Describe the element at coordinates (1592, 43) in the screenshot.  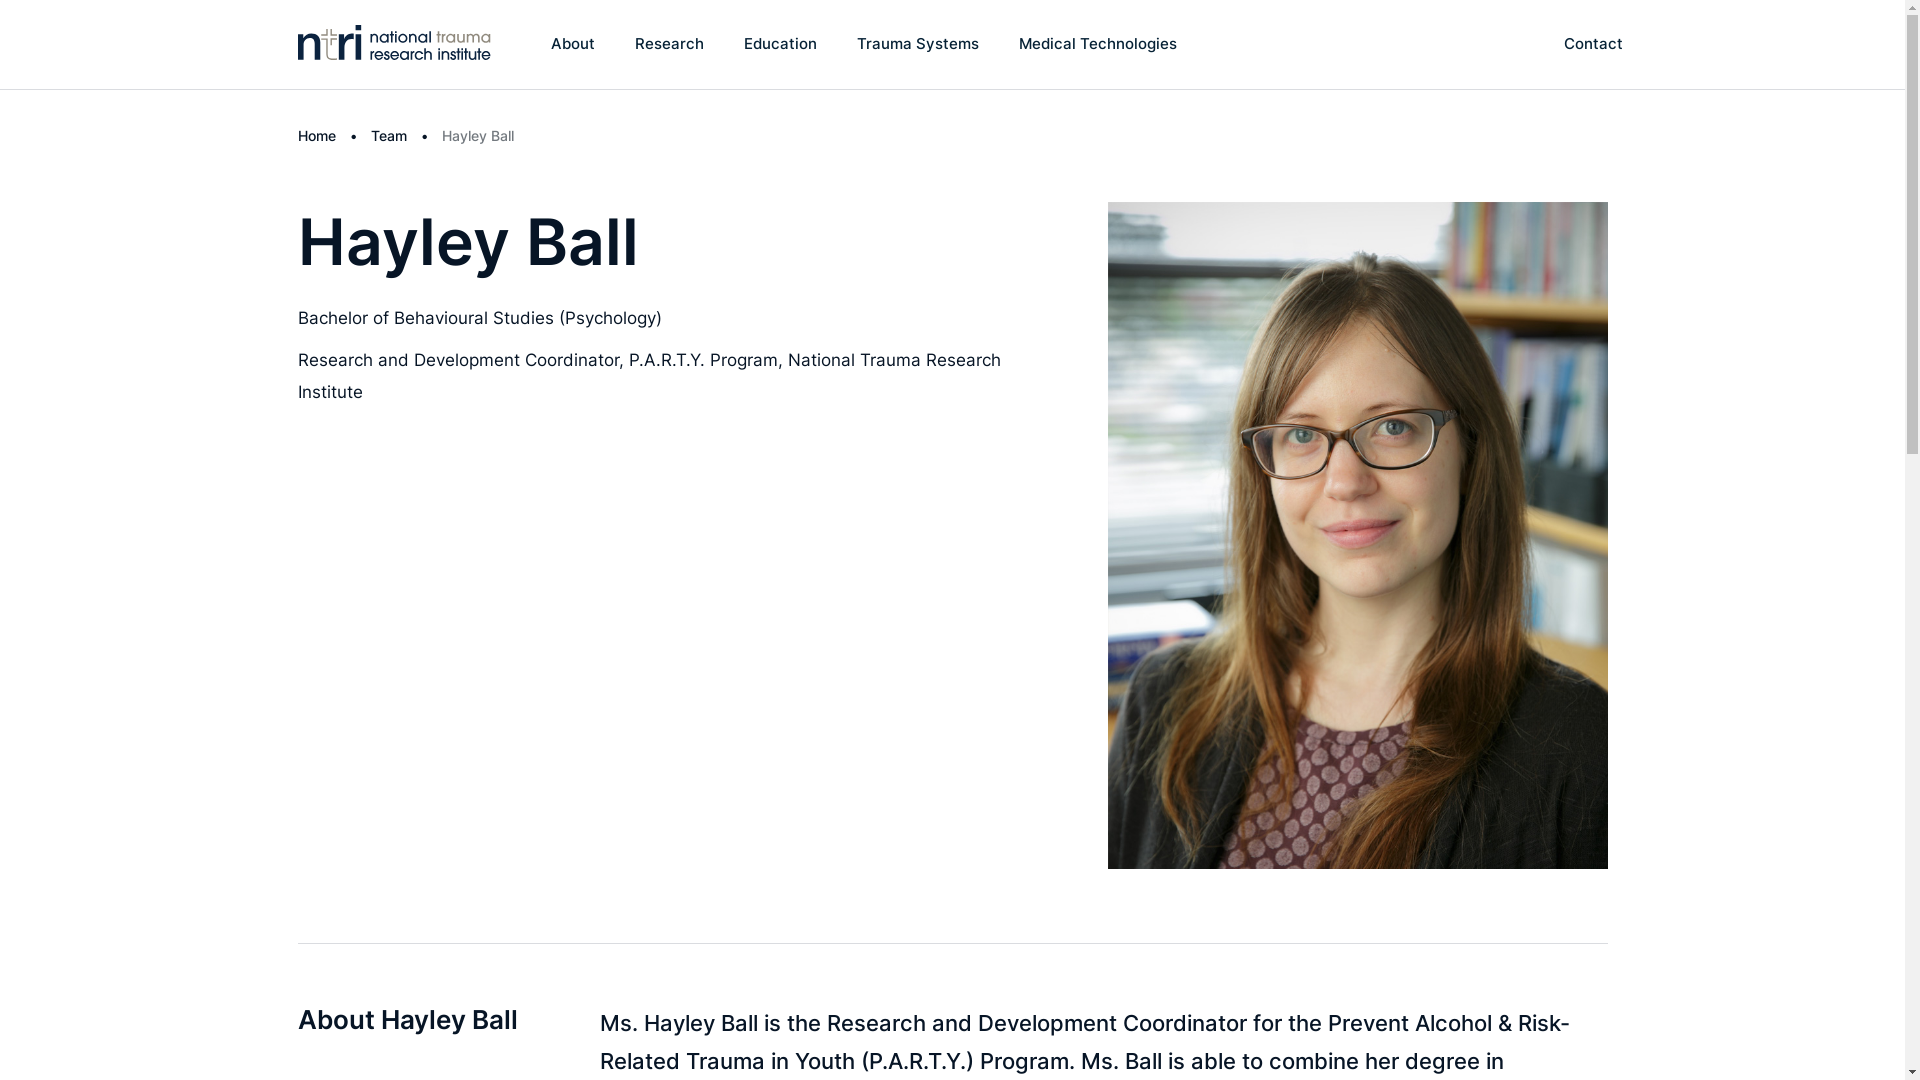
I see `'Contact'` at that location.